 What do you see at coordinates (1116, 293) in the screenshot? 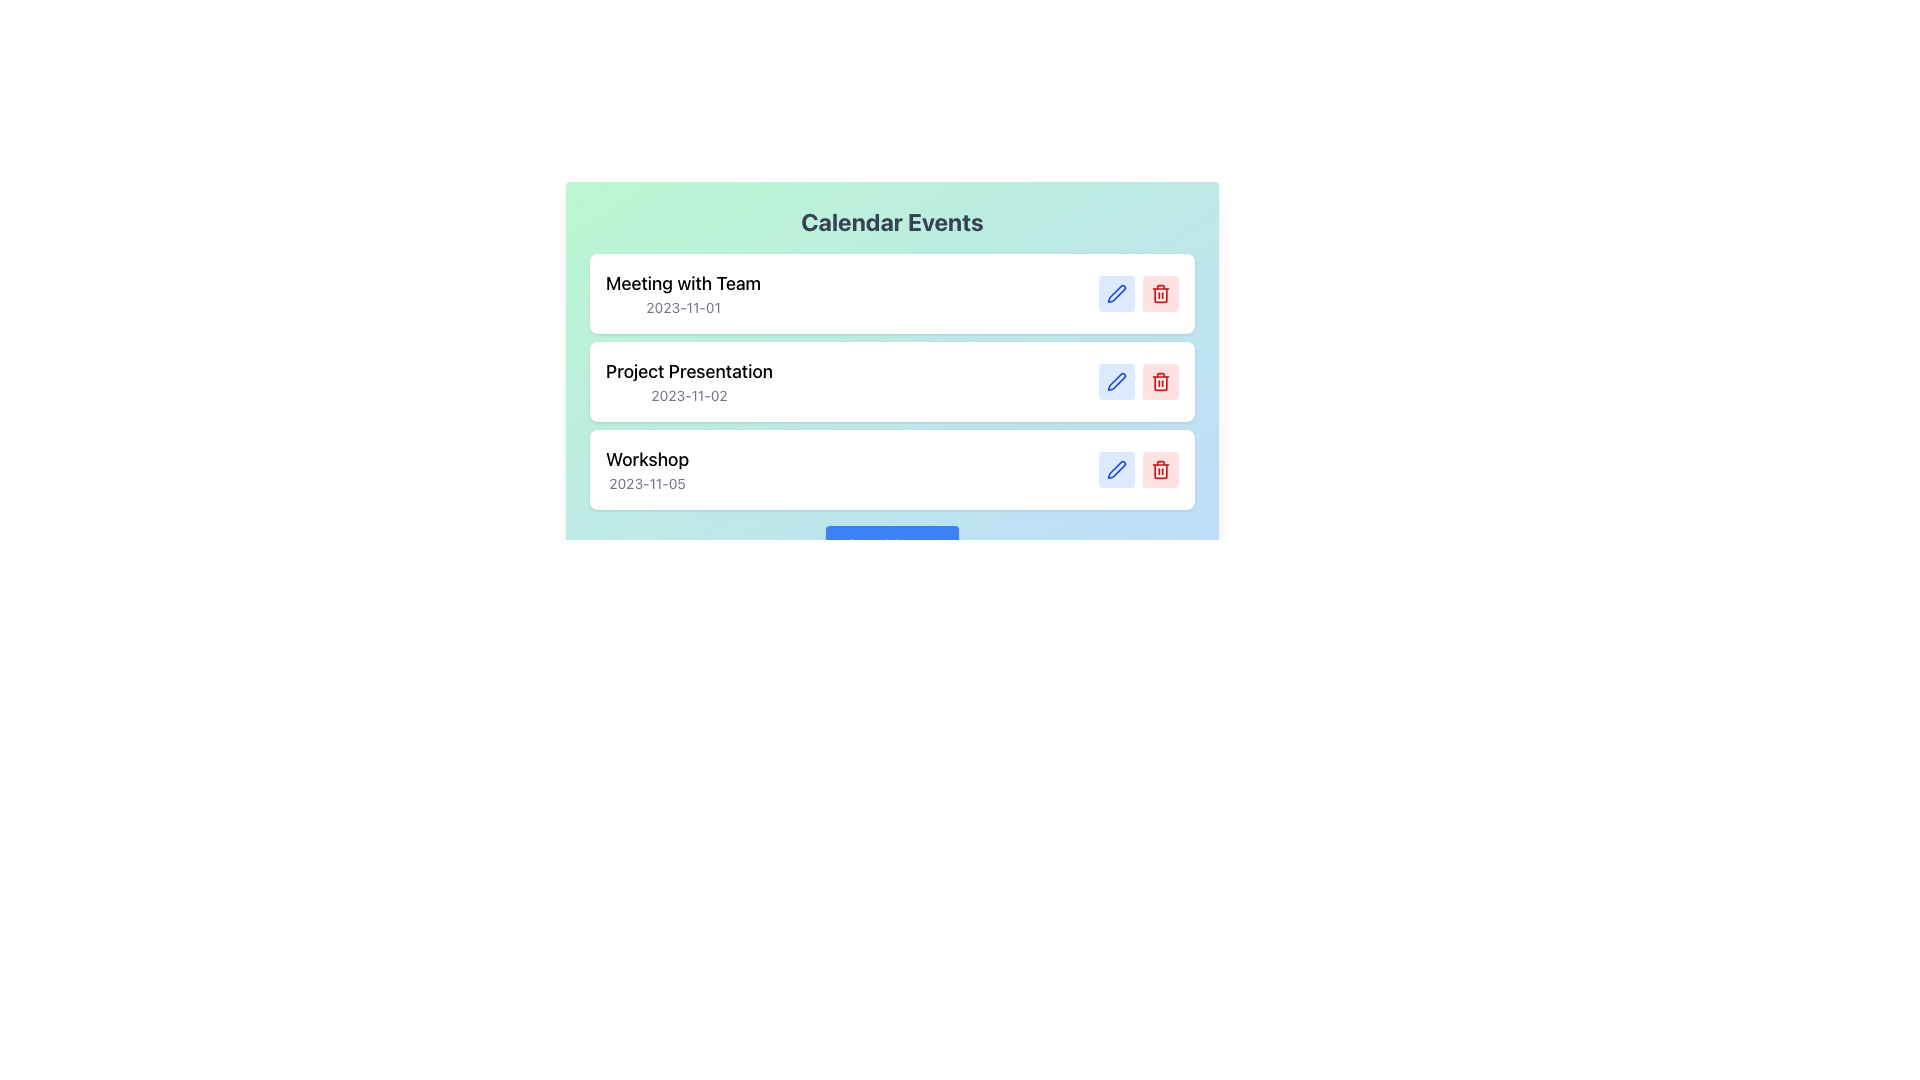
I see `the edit button for the 'Meeting with Team' event located in the upper right of its card` at bounding box center [1116, 293].